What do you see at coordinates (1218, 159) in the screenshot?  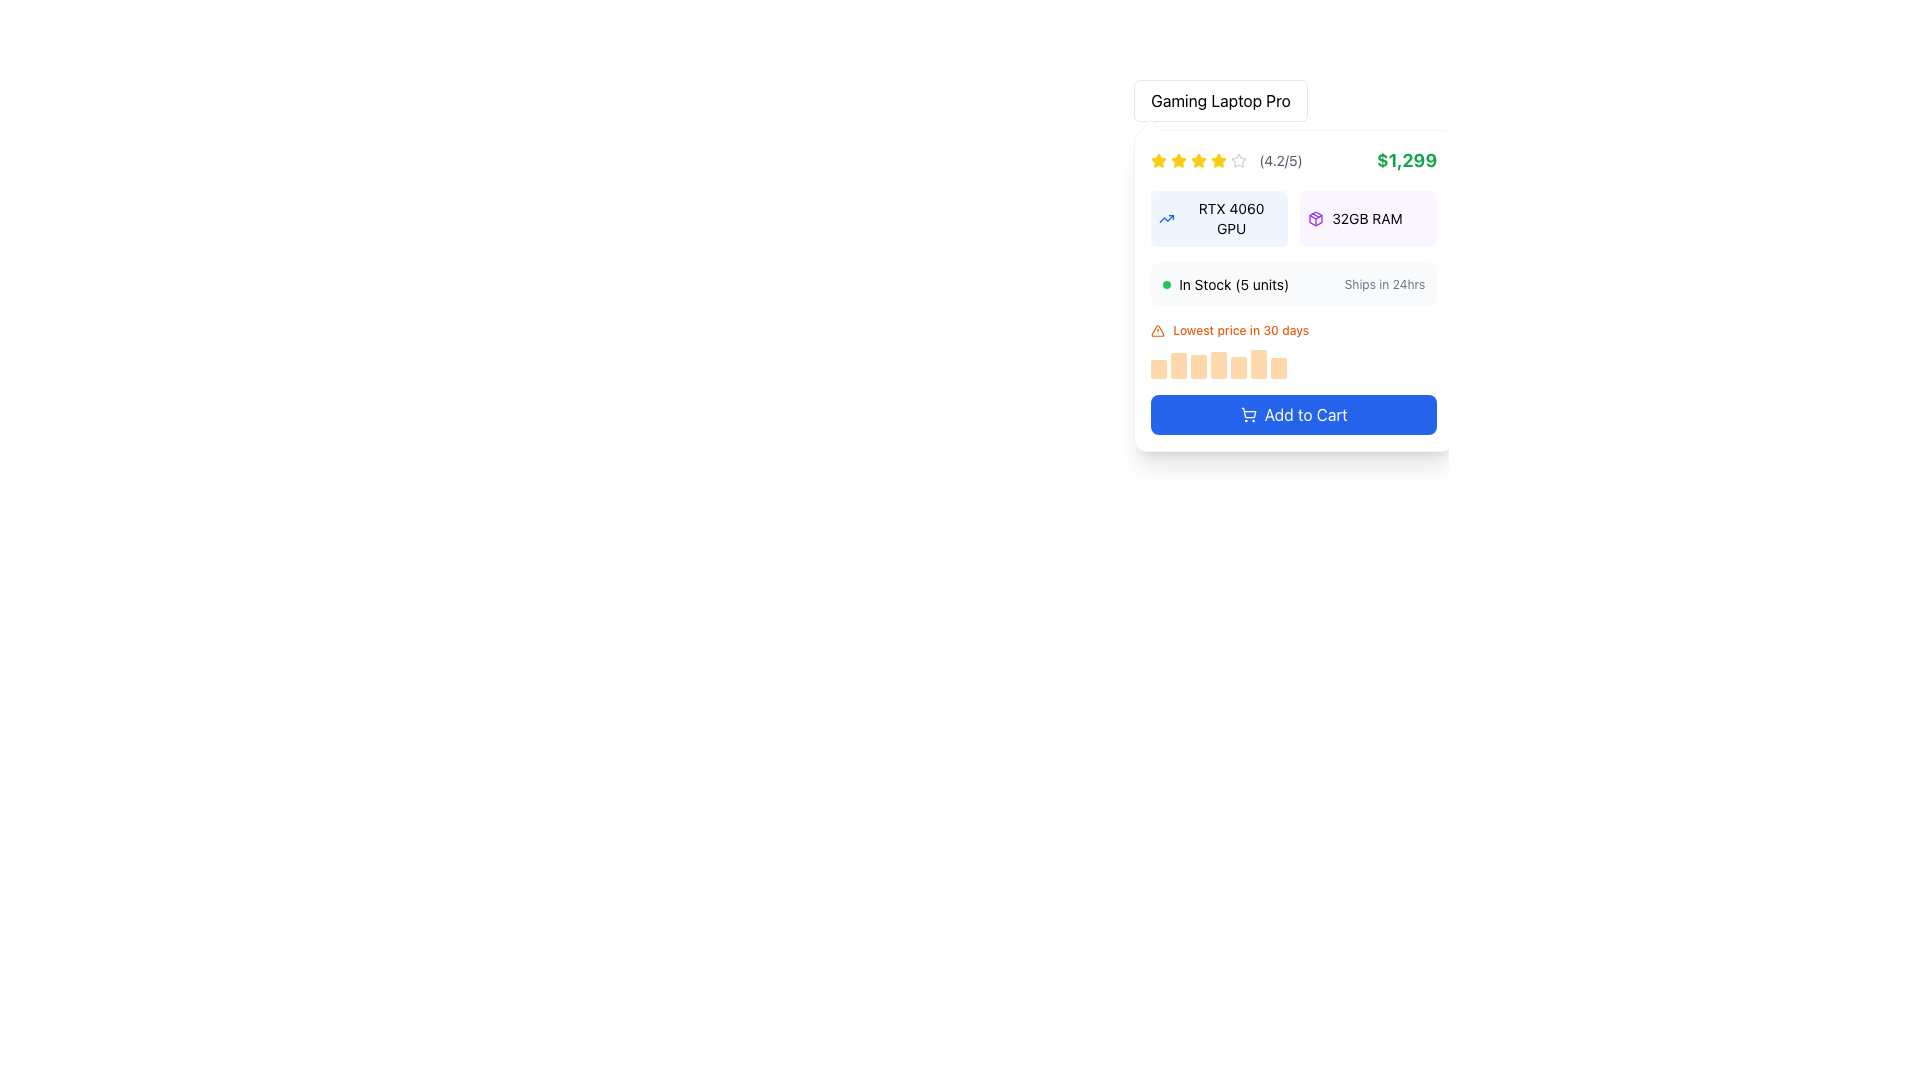 I see `the fourth star in the Star Rating Icon, which indicates part of a 4 out of 5 stars rating, located in the top-left area of the main content card` at bounding box center [1218, 159].